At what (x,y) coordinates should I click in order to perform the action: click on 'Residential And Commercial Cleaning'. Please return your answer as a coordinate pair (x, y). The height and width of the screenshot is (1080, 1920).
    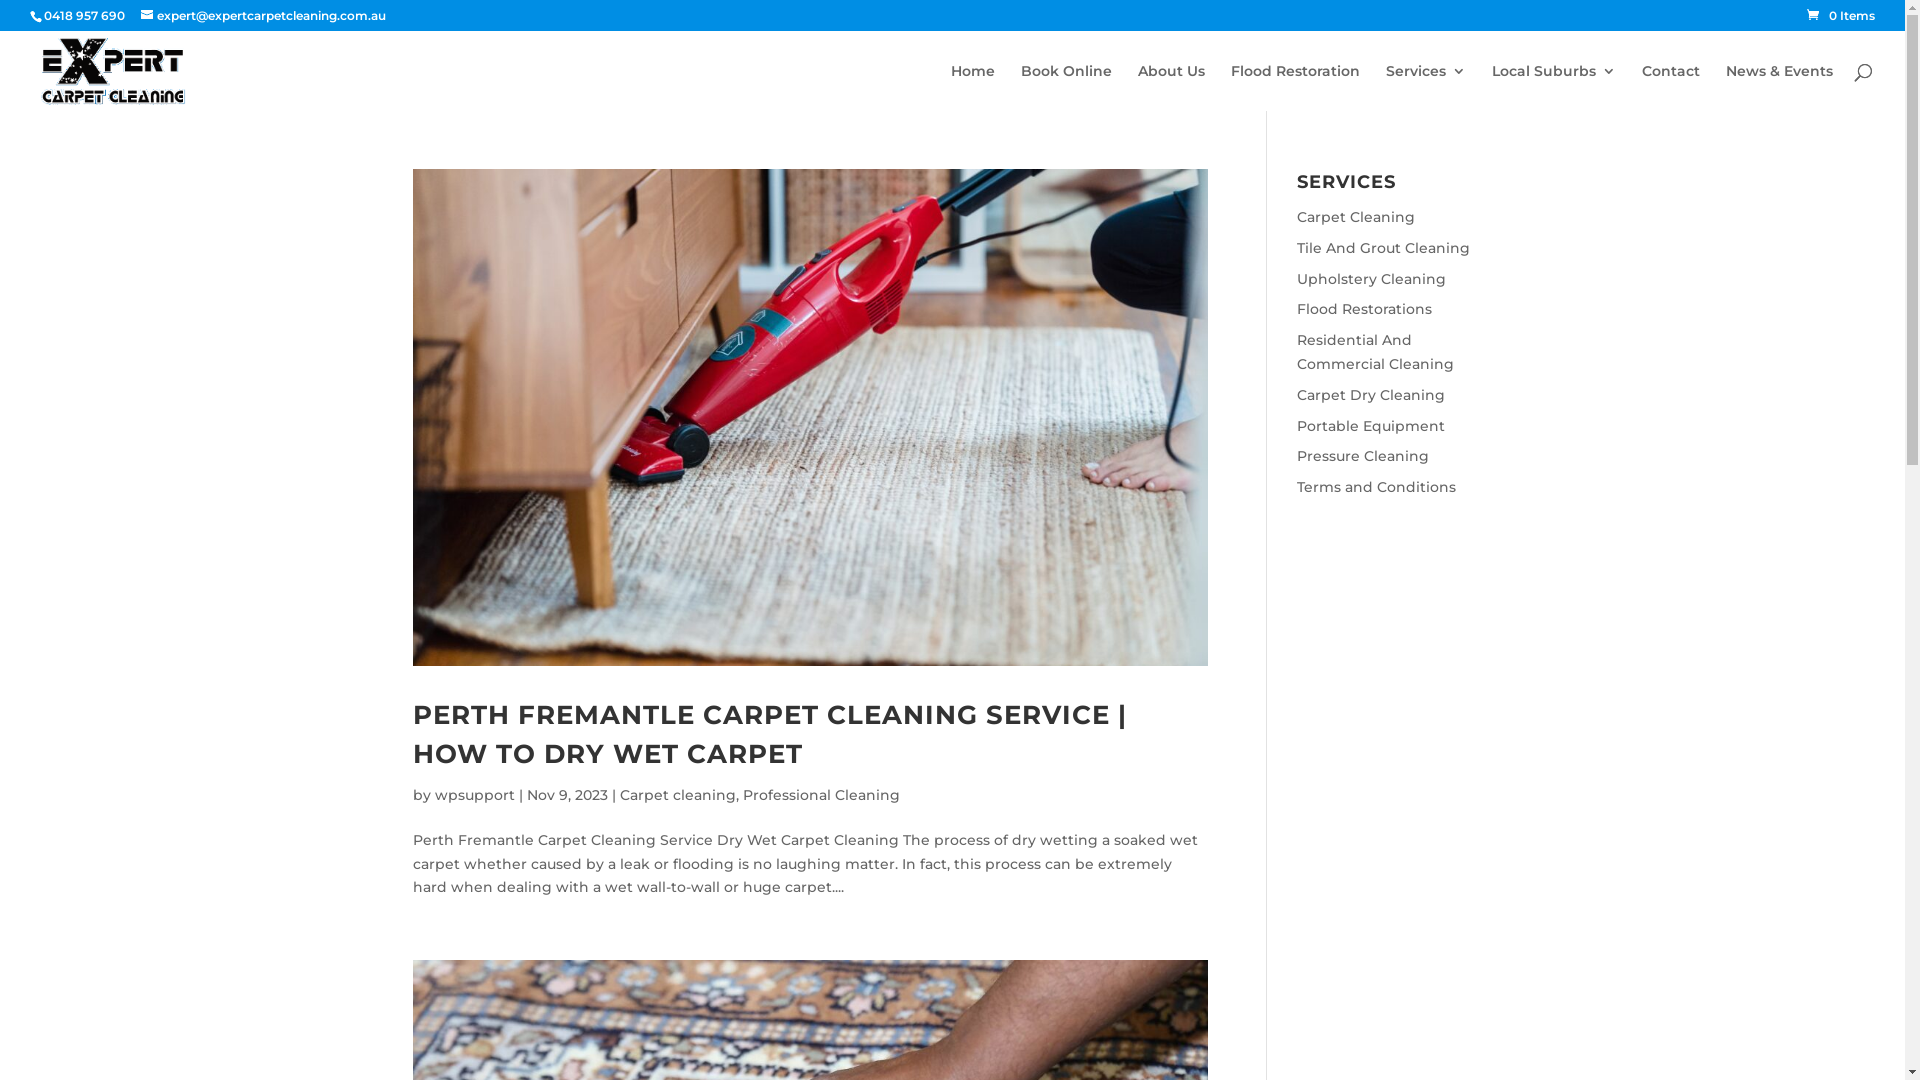
    Looking at the image, I should click on (1374, 350).